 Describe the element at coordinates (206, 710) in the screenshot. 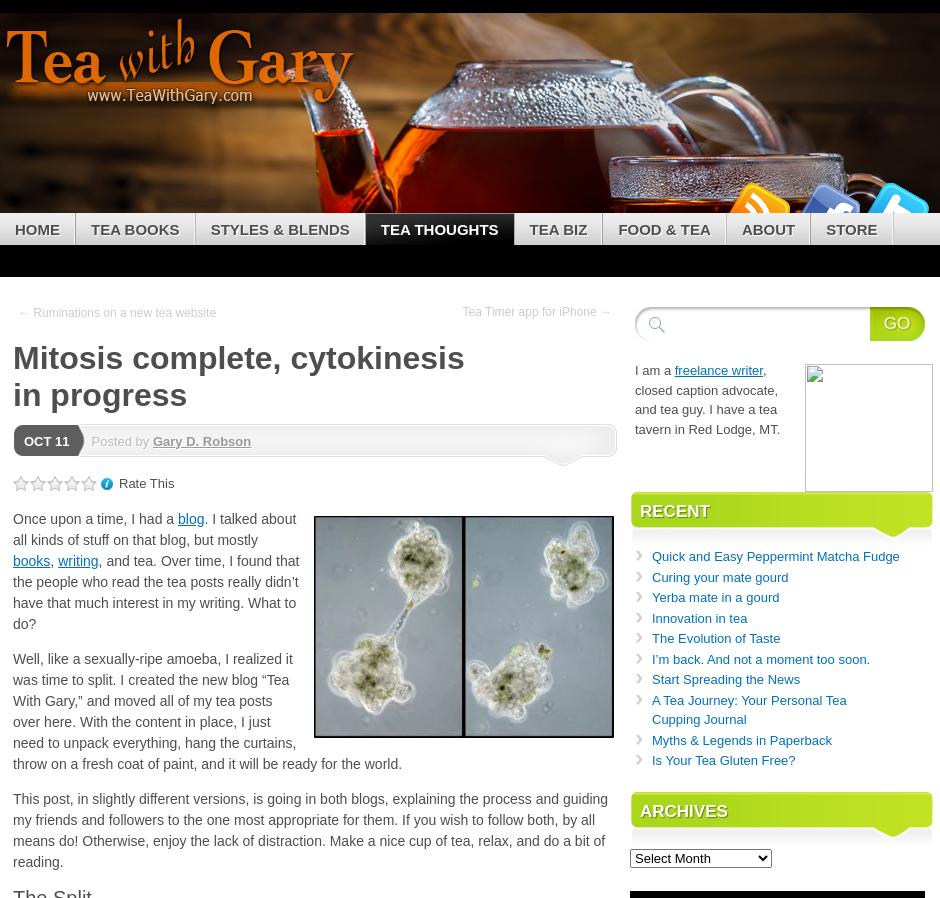

I see `'Well, like a sexually-ripe amoeba, I realized it was time to split. I created the new blog “Tea With Gary,” and moved all of my tea posts over here. With the content in place, I just need to unpack everything, hang the curtains, throw on a fresh coat of paint, and it will be ready for the world.'` at that location.